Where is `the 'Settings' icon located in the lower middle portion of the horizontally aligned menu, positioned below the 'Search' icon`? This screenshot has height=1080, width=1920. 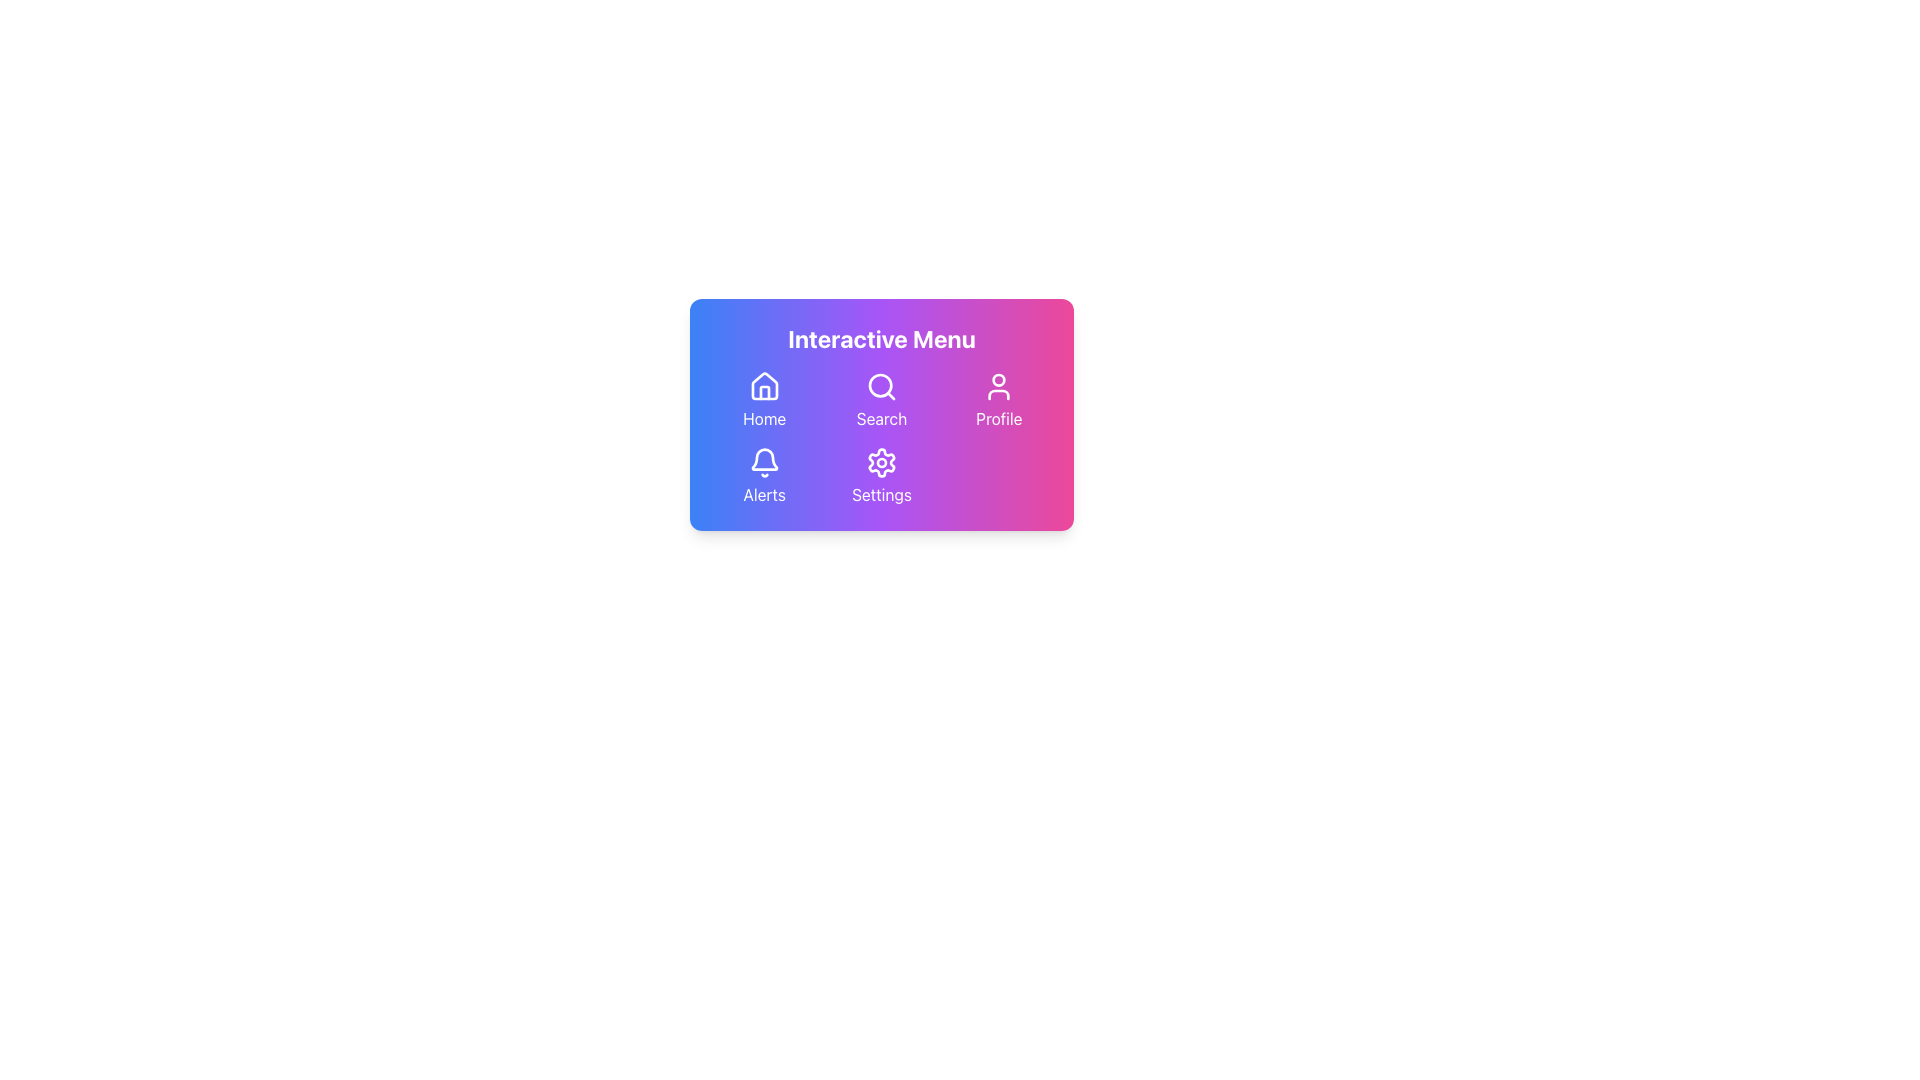
the 'Settings' icon located in the lower middle portion of the horizontally aligned menu, positioned below the 'Search' icon is located at coordinates (881, 462).